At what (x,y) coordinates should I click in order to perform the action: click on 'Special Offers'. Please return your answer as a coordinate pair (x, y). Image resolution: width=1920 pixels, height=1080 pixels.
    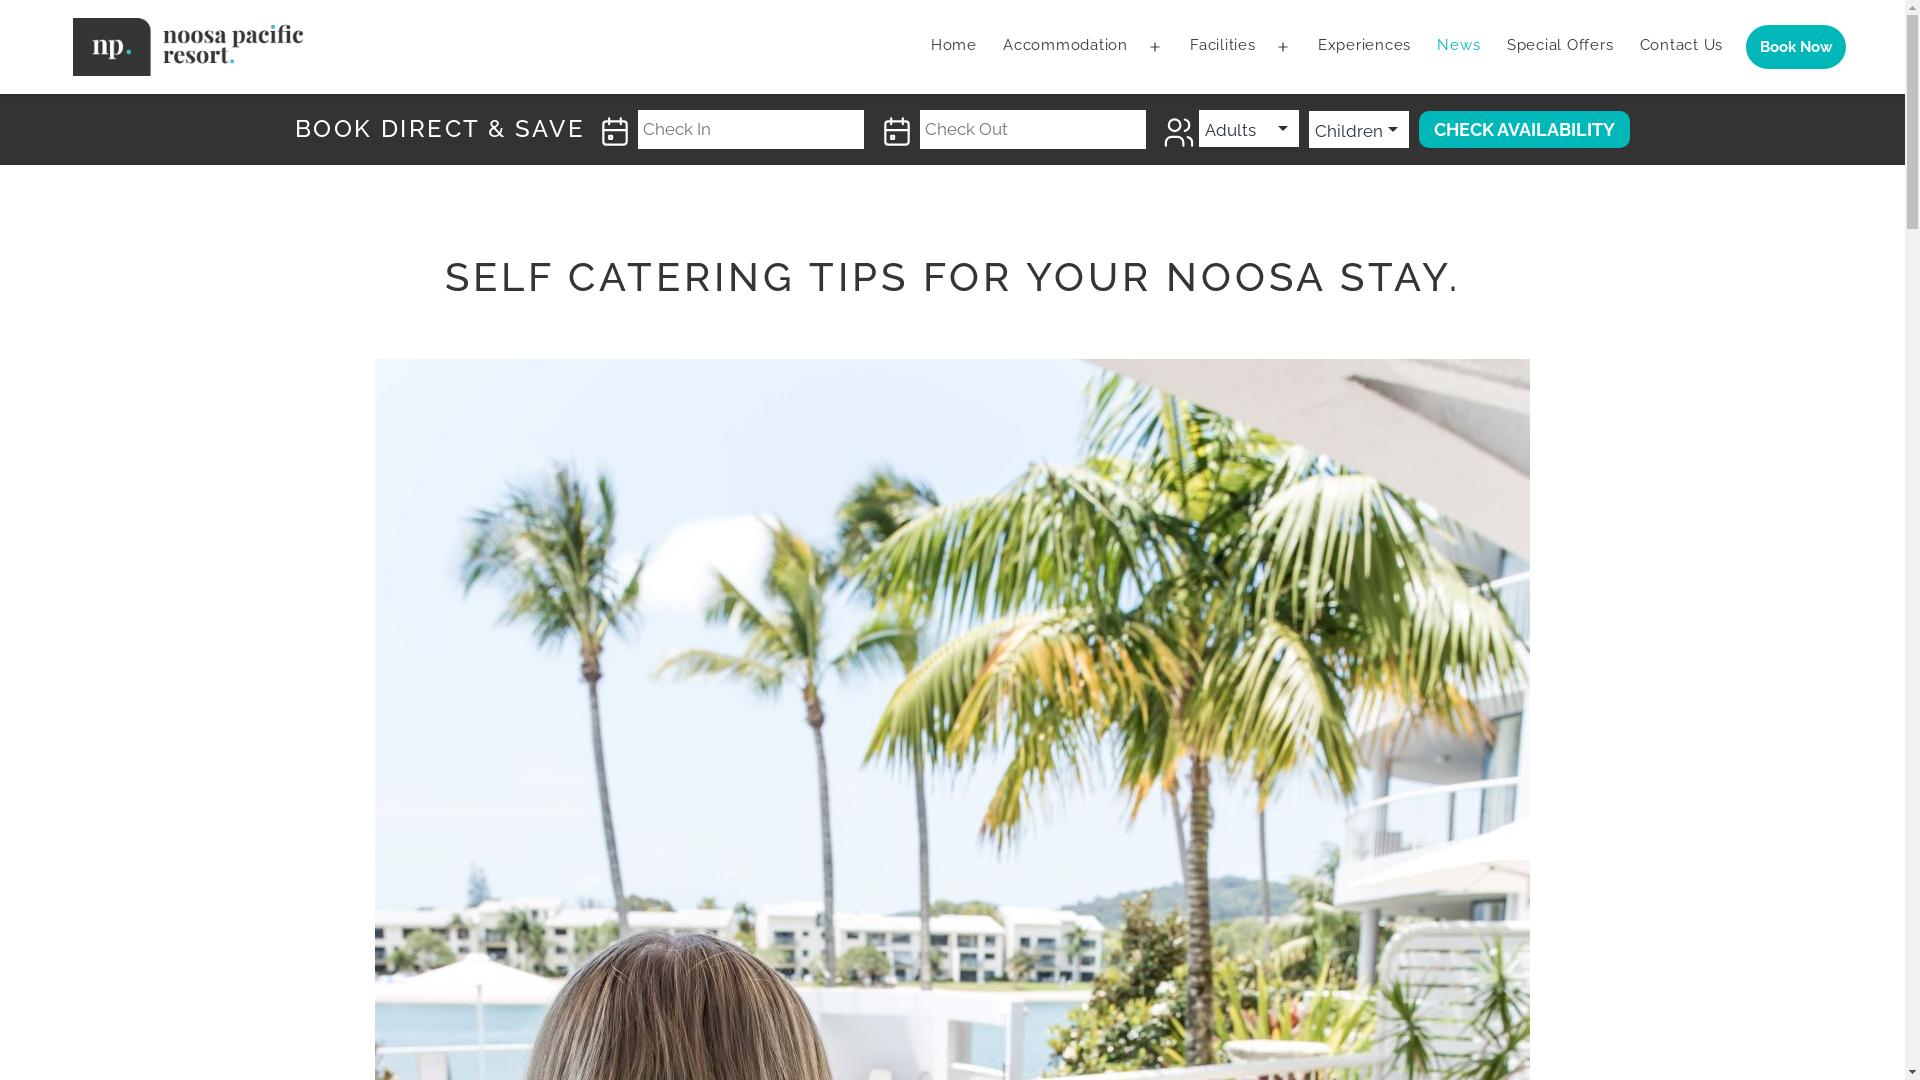
    Looking at the image, I should click on (1493, 46).